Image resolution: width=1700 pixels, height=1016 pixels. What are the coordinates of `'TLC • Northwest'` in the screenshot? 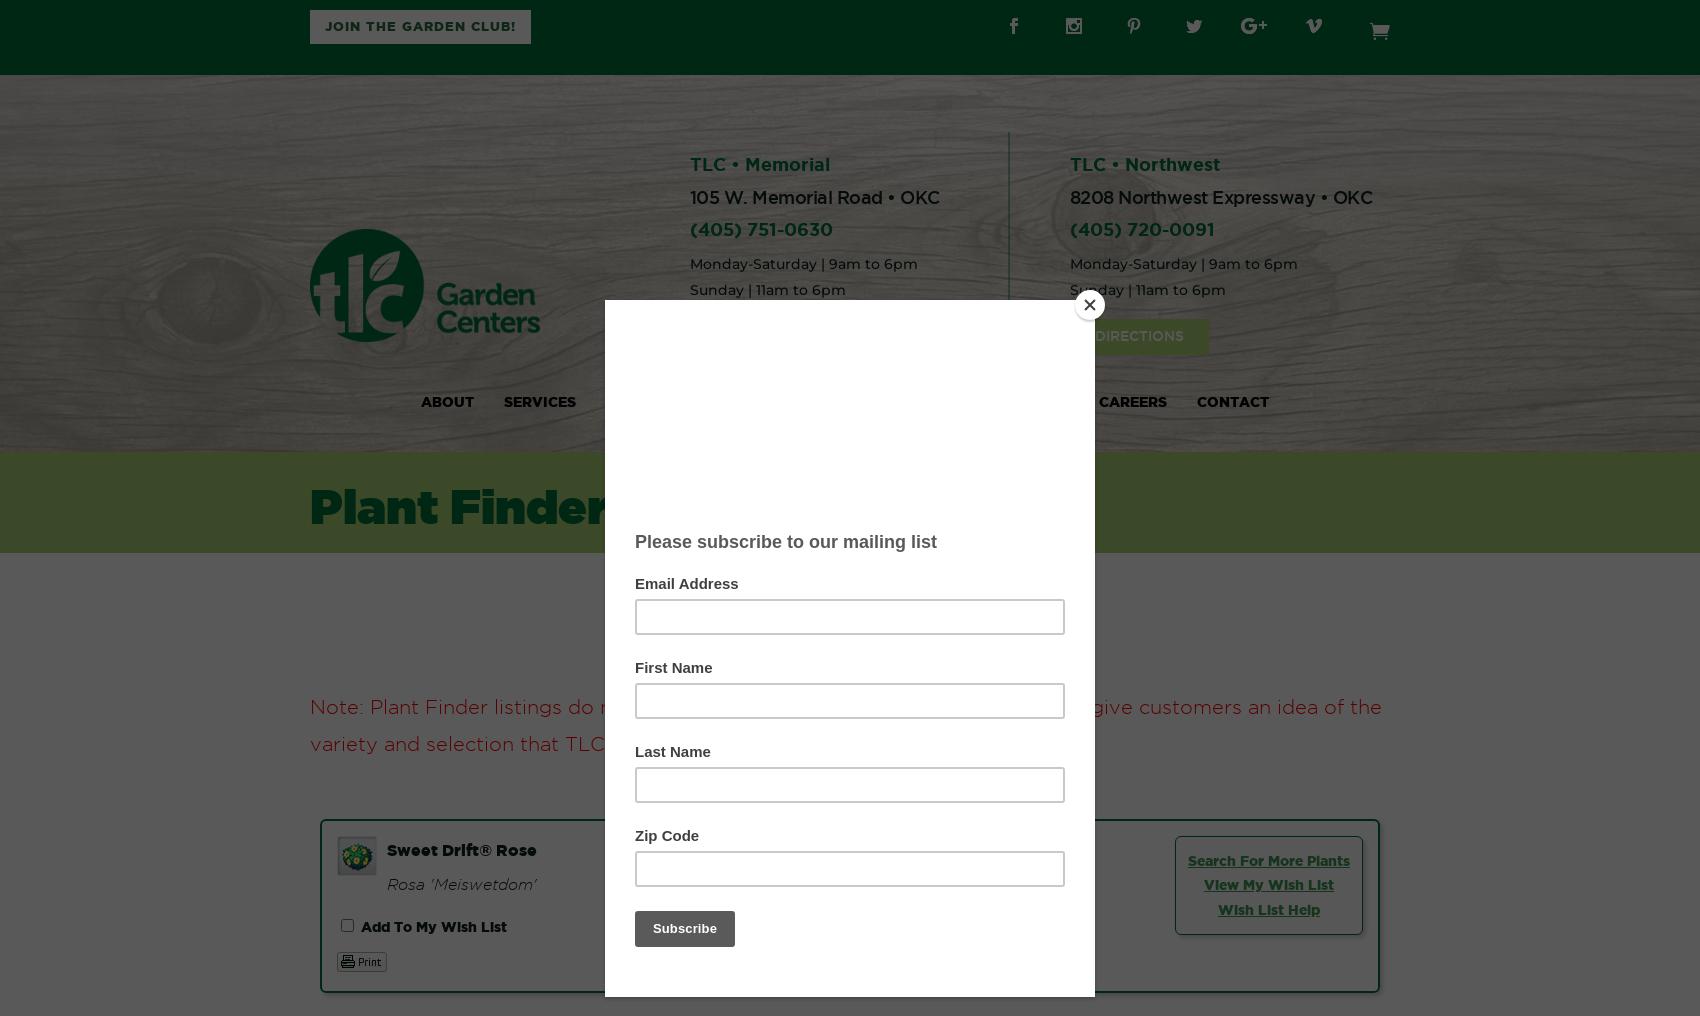 It's located at (1143, 163).